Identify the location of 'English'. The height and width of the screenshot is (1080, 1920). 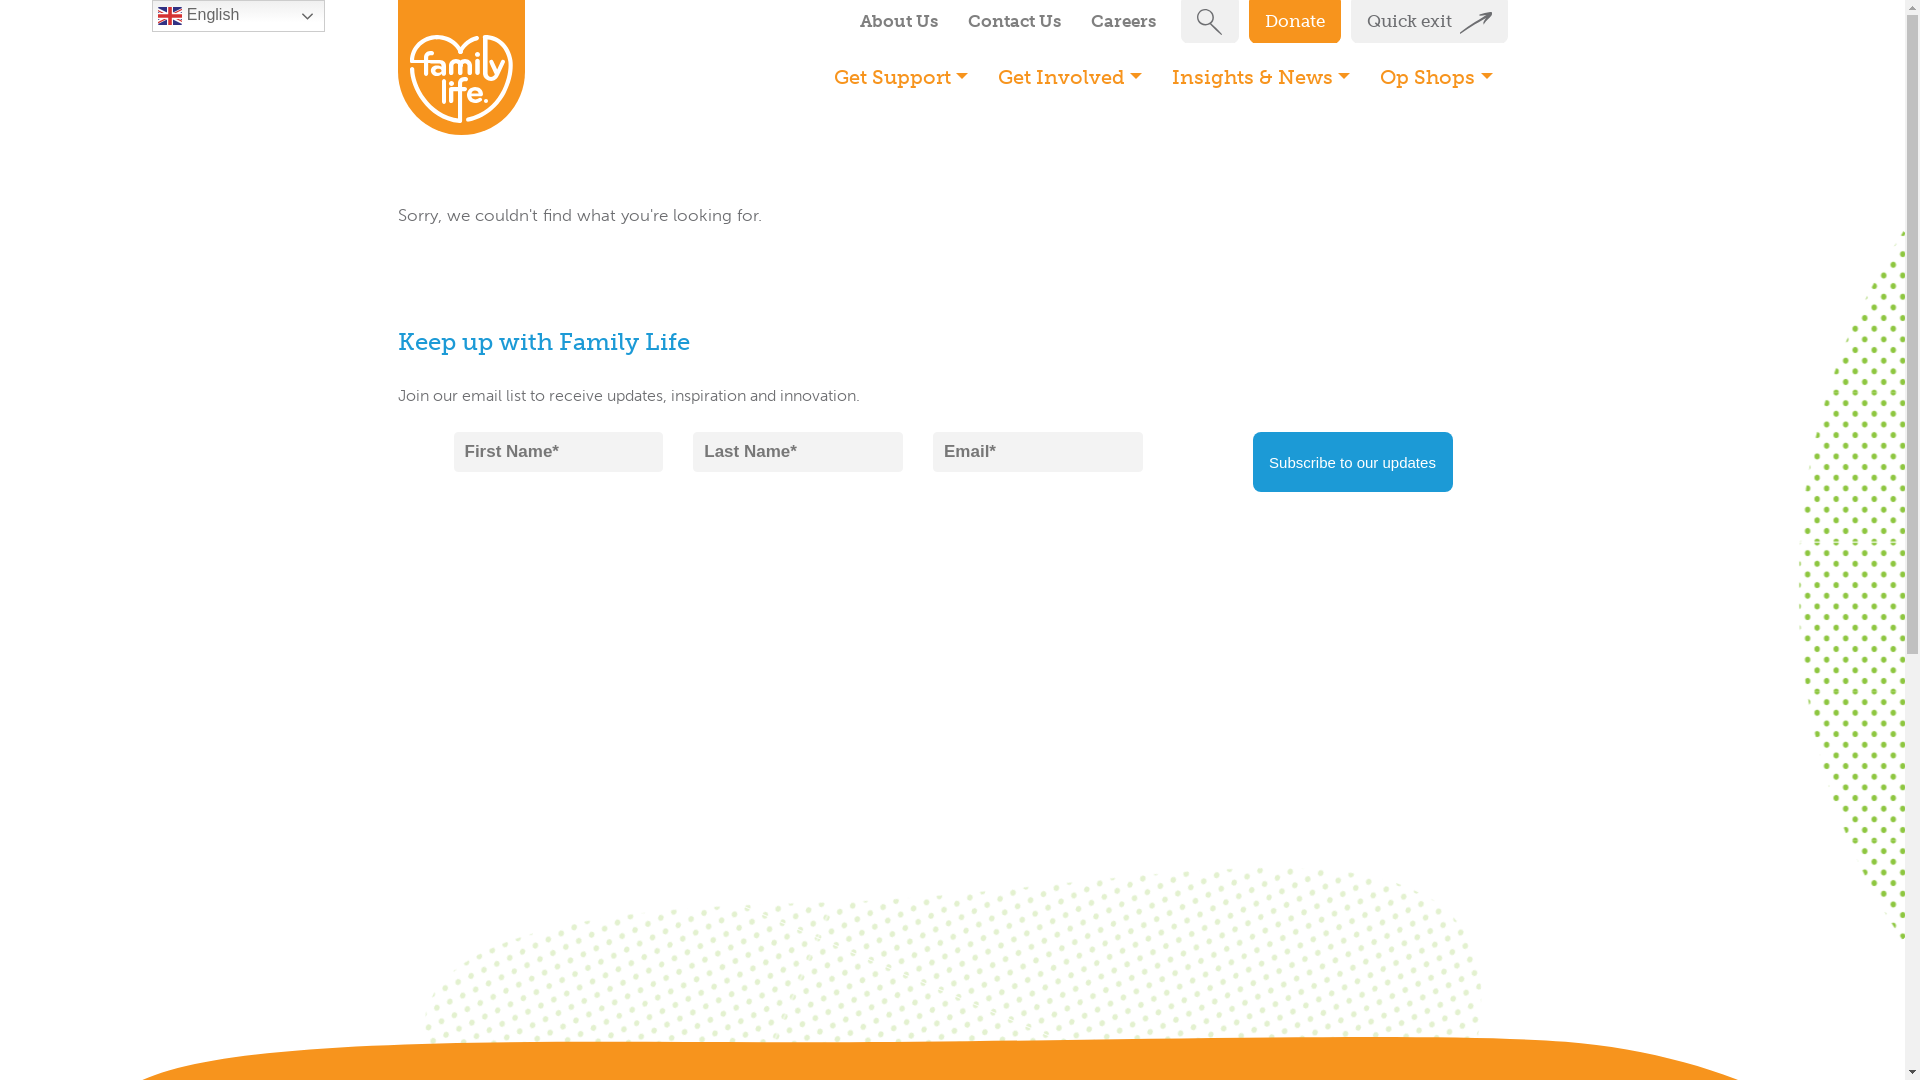
(238, 15).